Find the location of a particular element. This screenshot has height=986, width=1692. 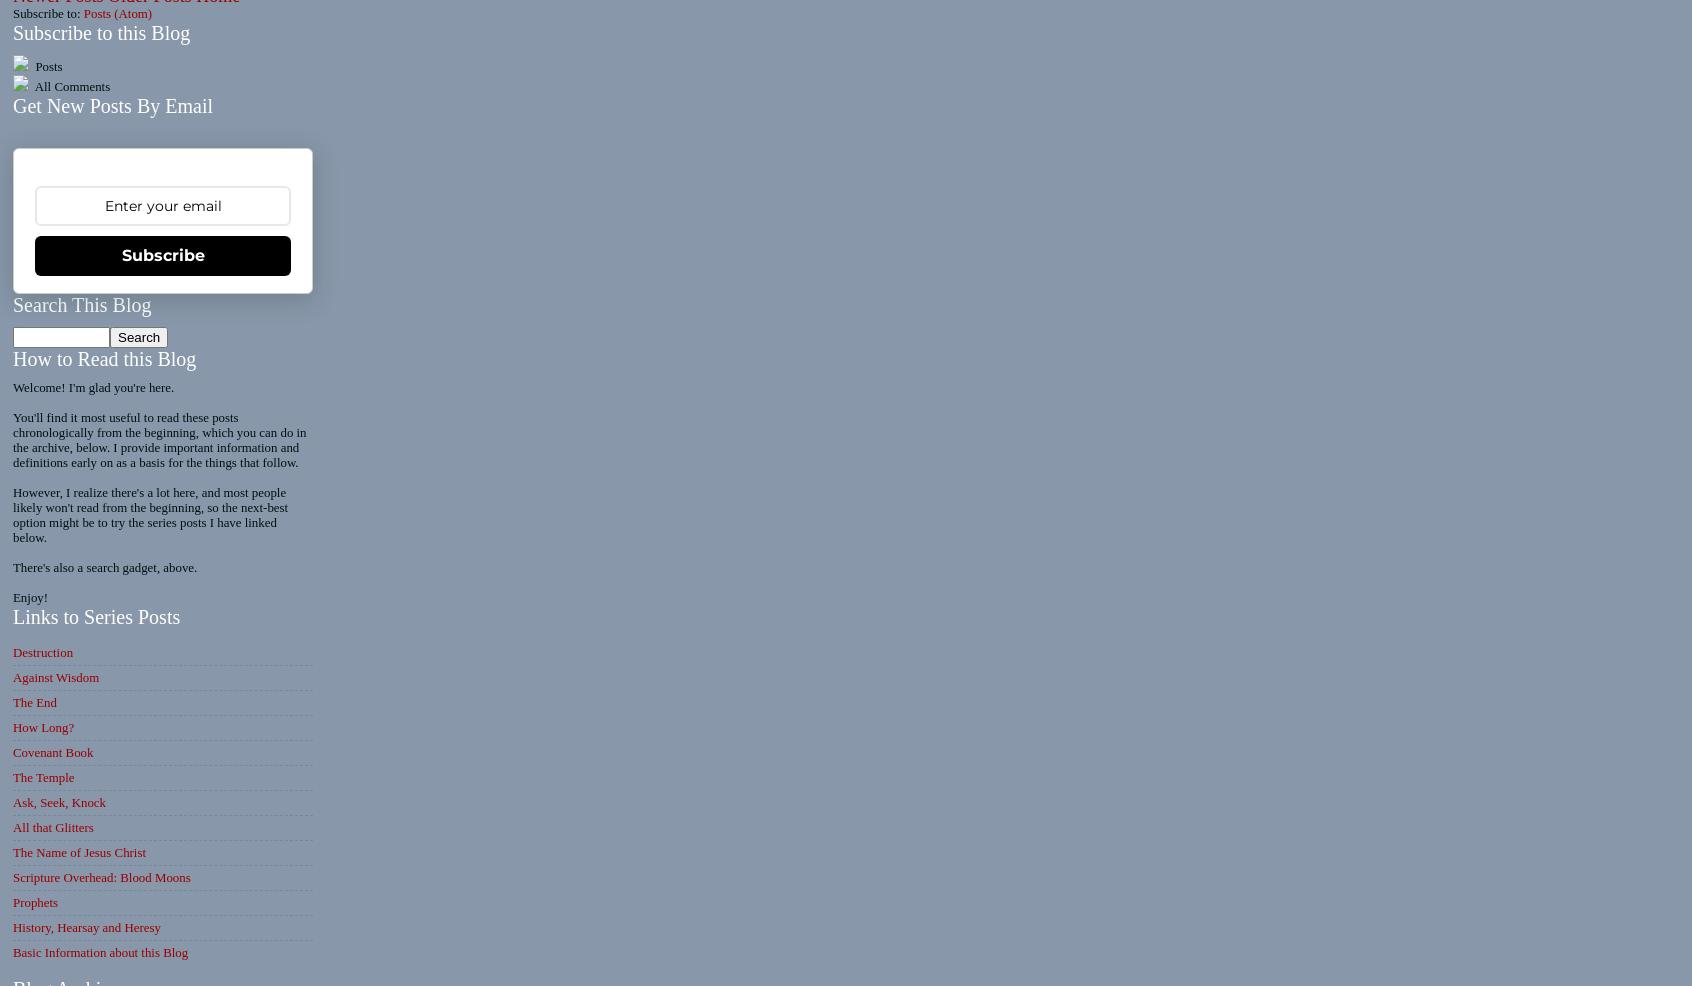

'How Long?' is located at coordinates (42, 725).